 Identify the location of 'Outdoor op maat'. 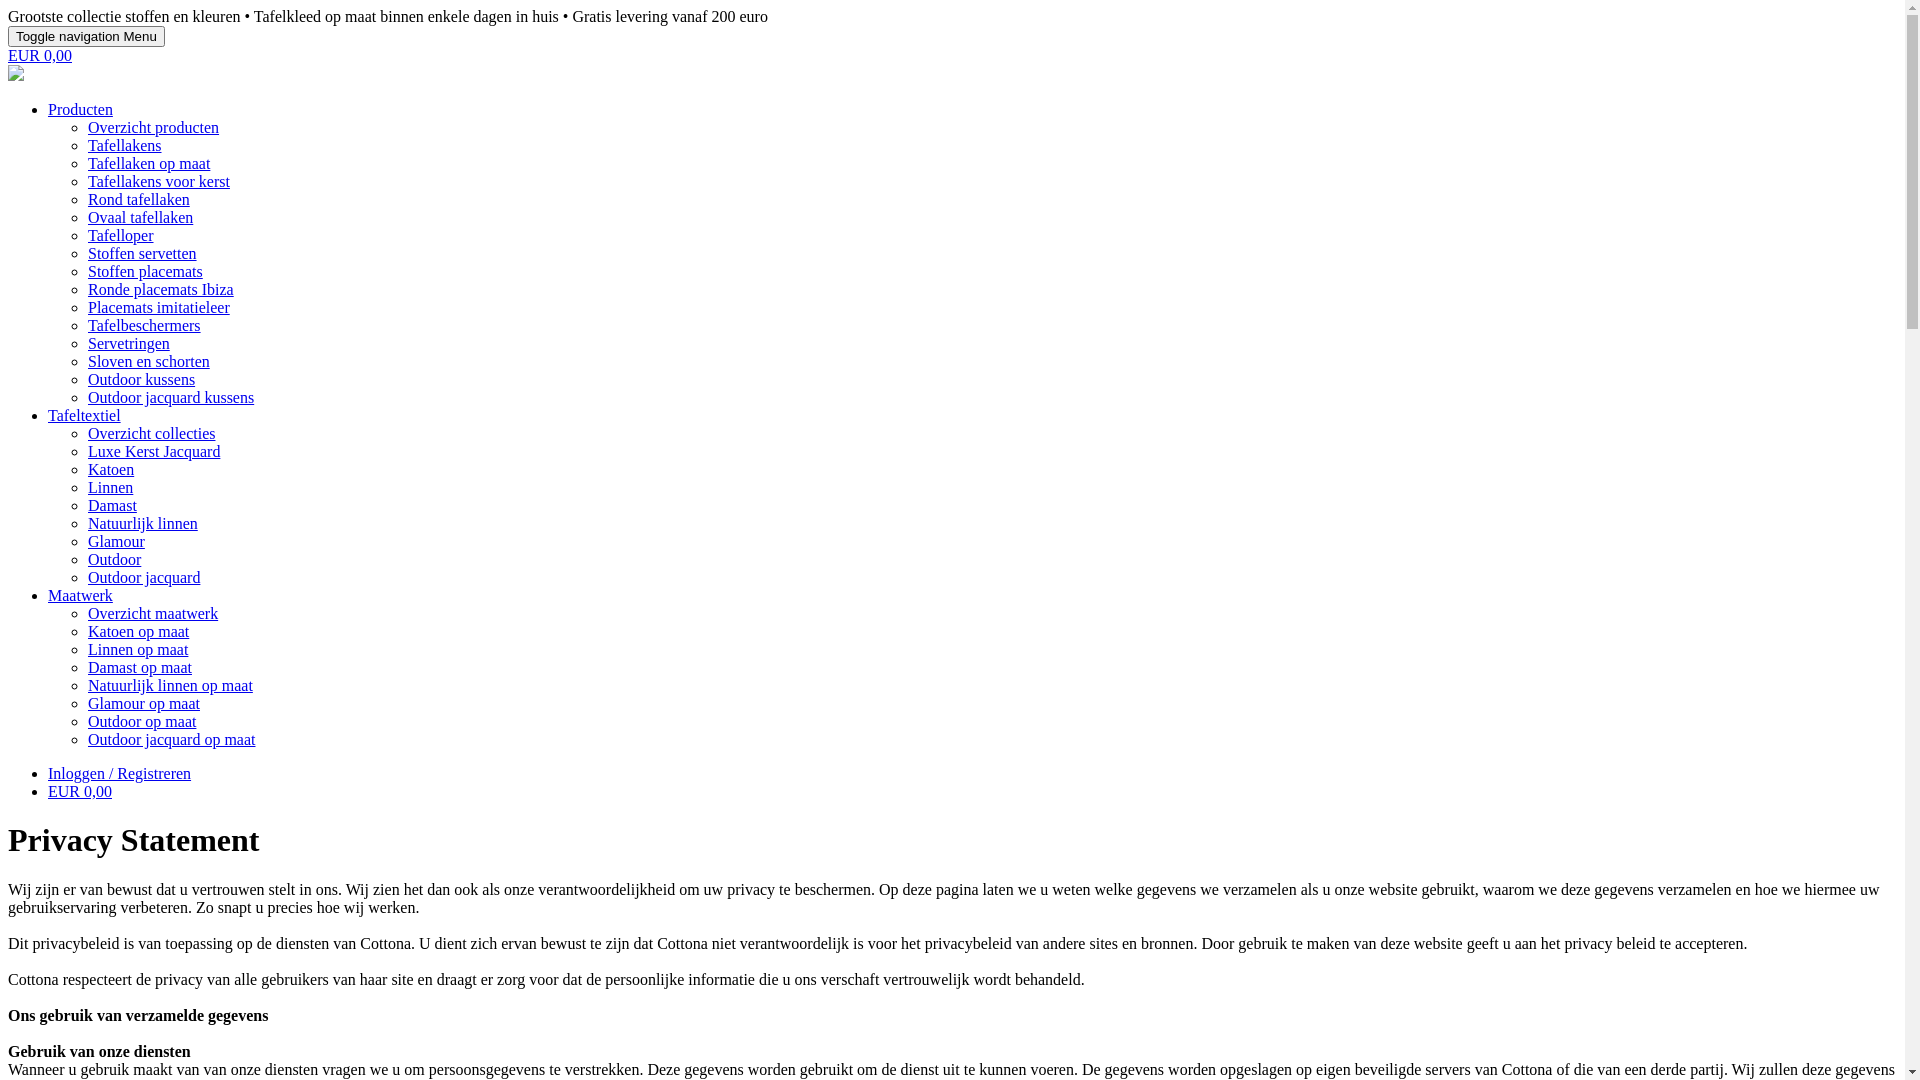
(141, 721).